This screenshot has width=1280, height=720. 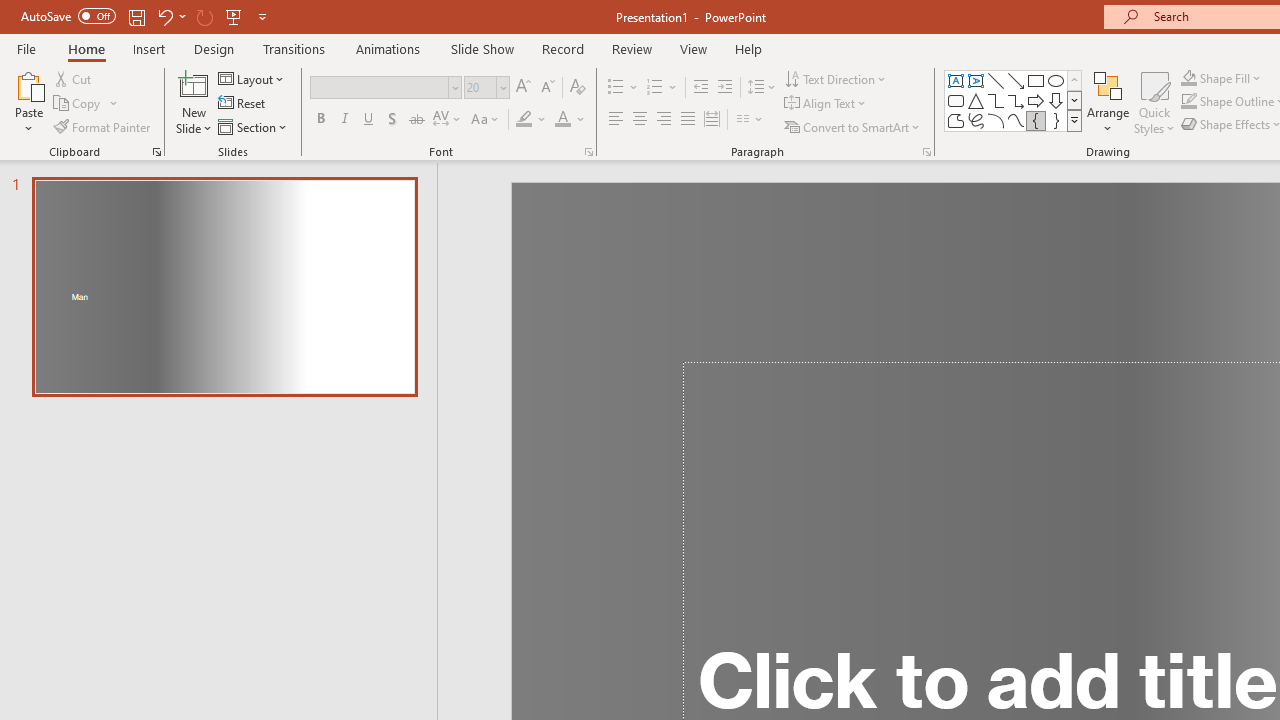 What do you see at coordinates (547, 86) in the screenshot?
I see `'Decrease Font Size'` at bounding box center [547, 86].